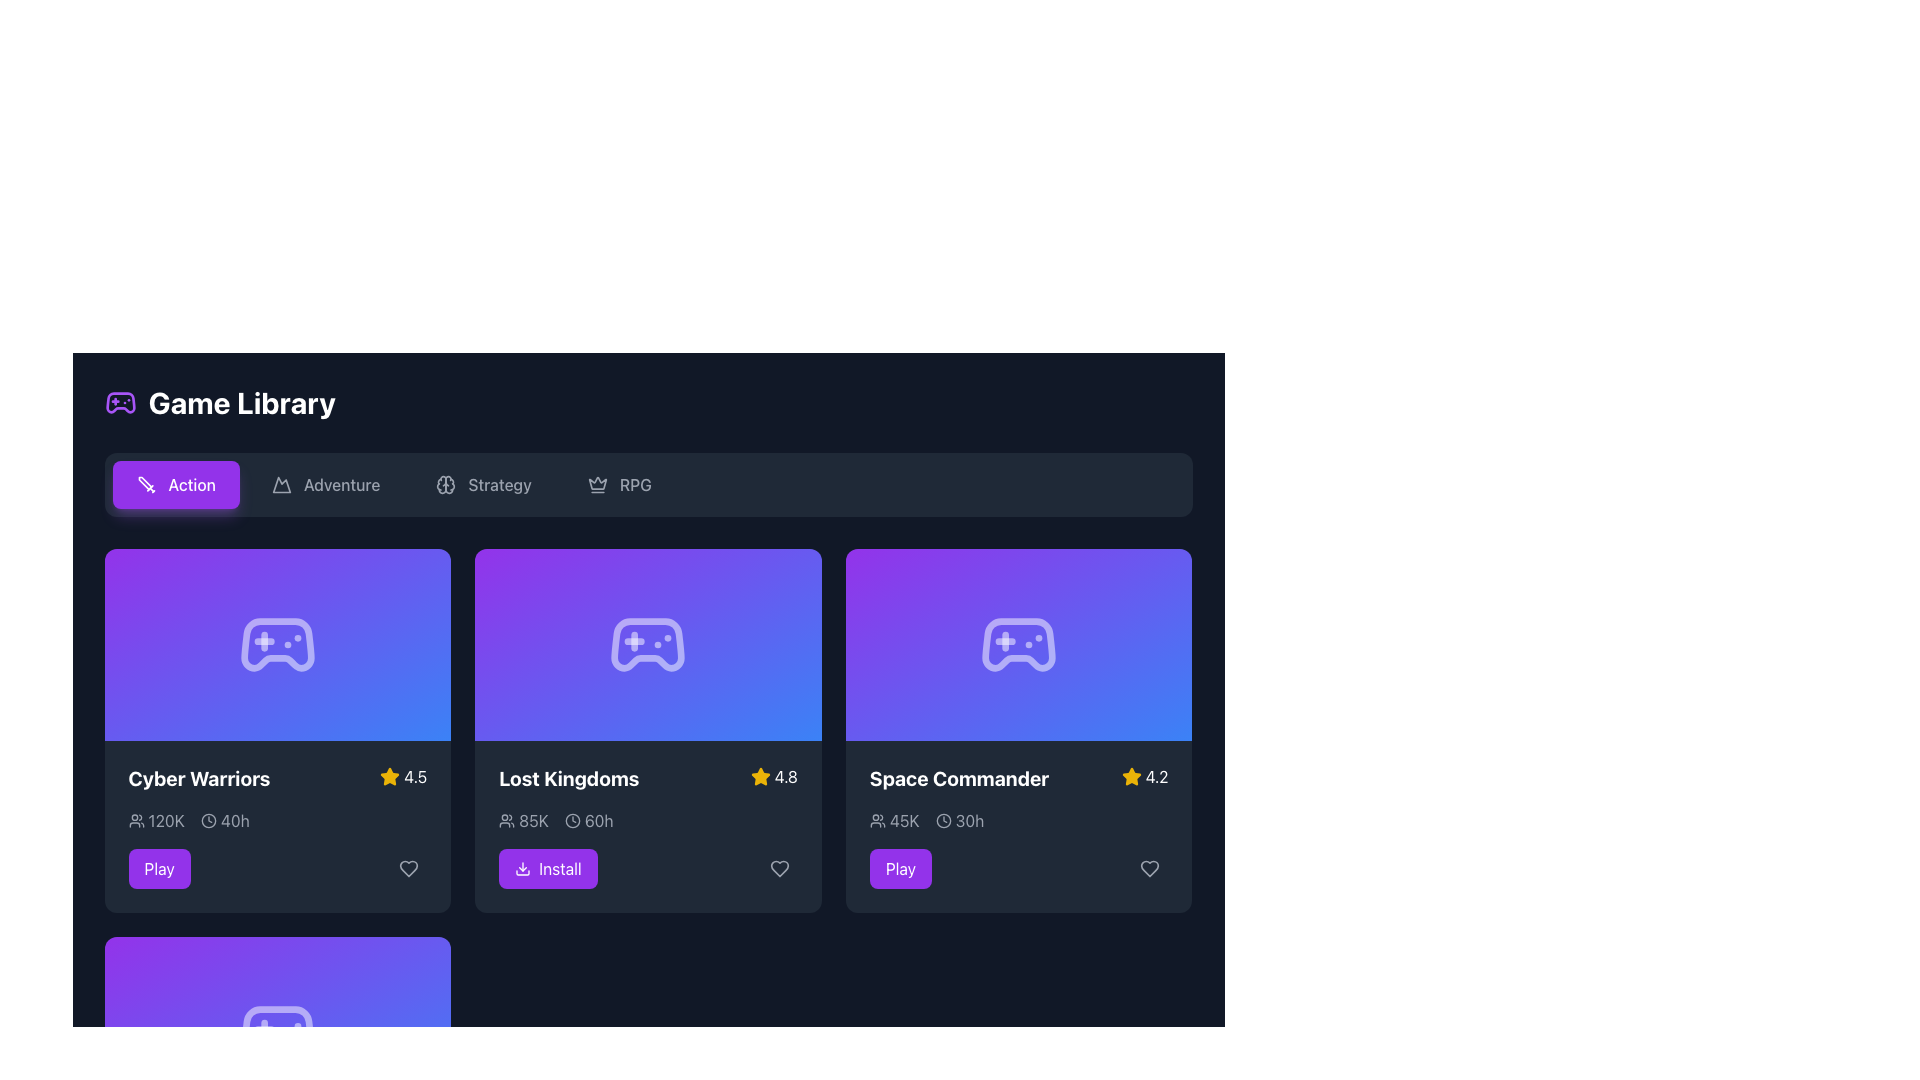 The image size is (1920, 1080). What do you see at coordinates (276, 826) in the screenshot?
I see `the lower section of the card in the first column of the game library interface that provides details related to the game ‘Cyber Warriors’` at bounding box center [276, 826].